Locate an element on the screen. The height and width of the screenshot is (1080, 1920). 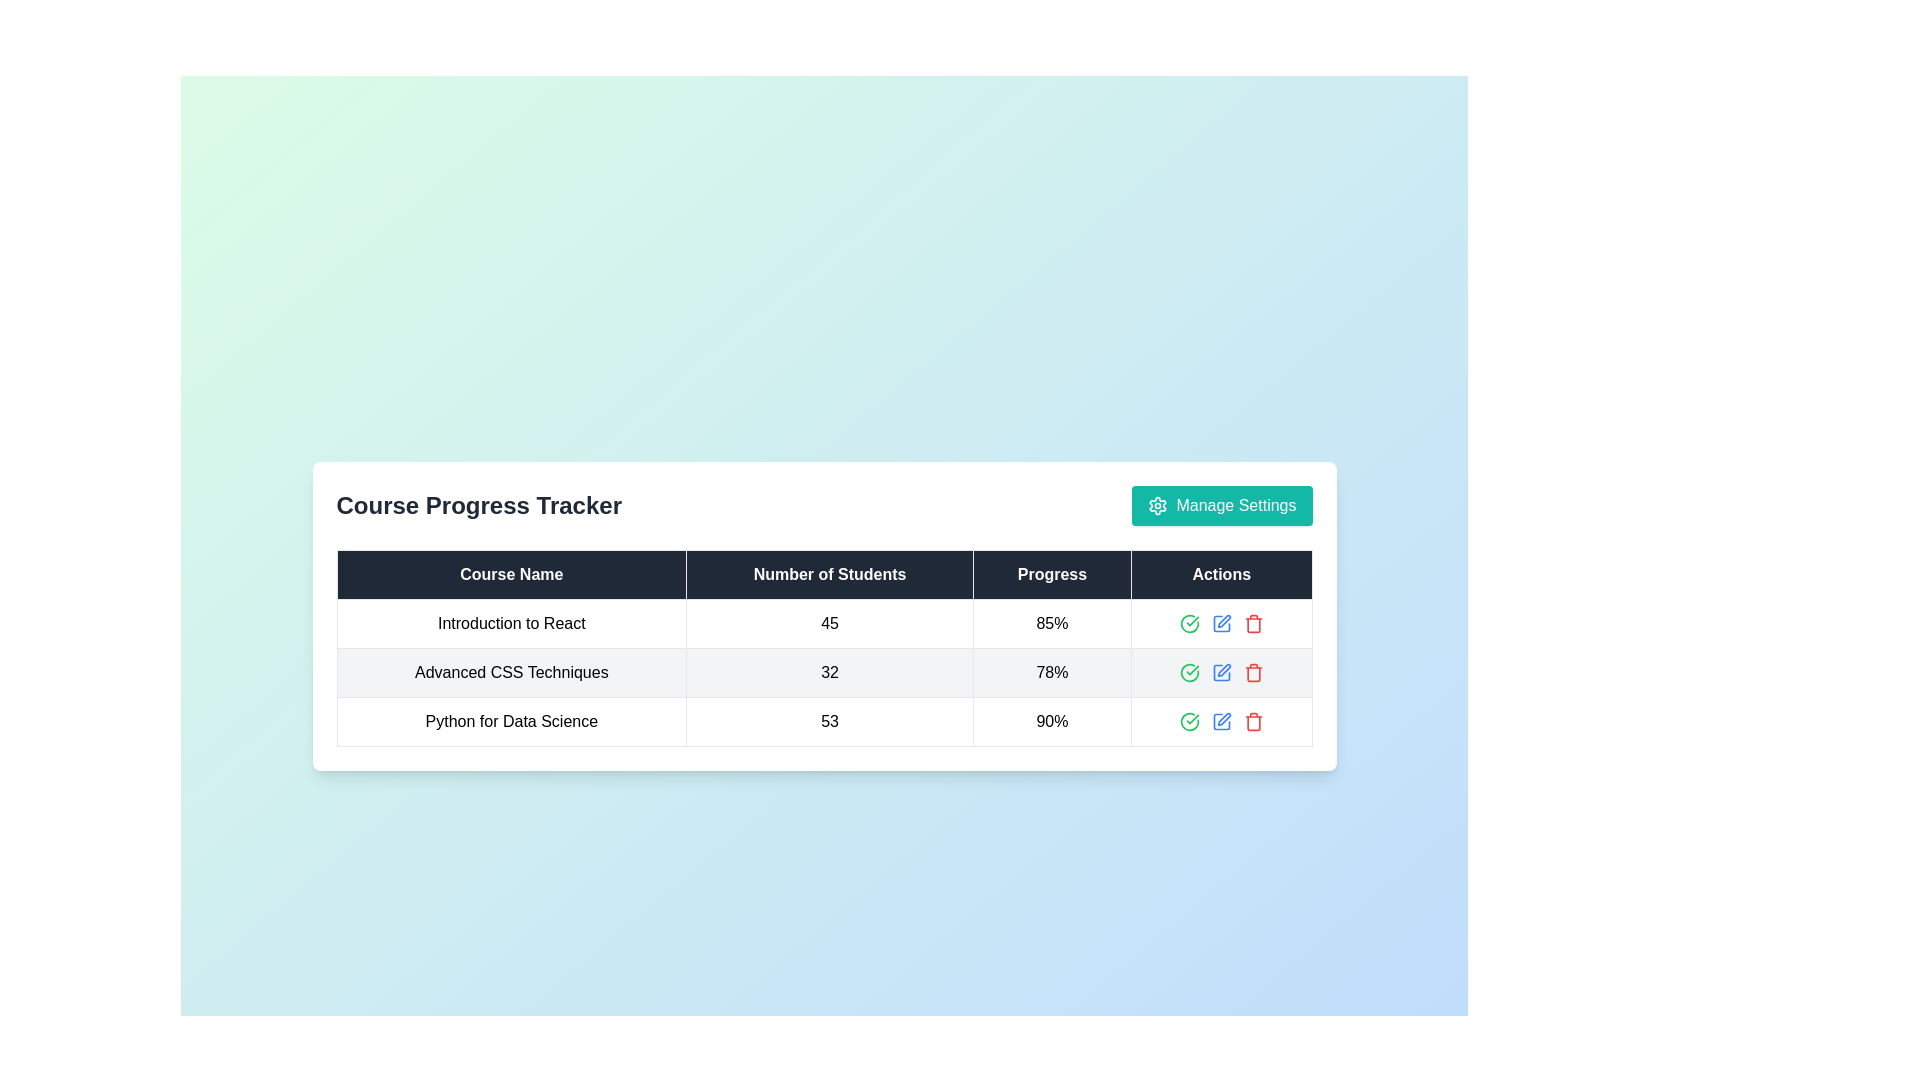
value displayed in the text element showing '90%' in bold black font under the 'Progress' column of the 'Course Progress Tracker' table is located at coordinates (1051, 721).